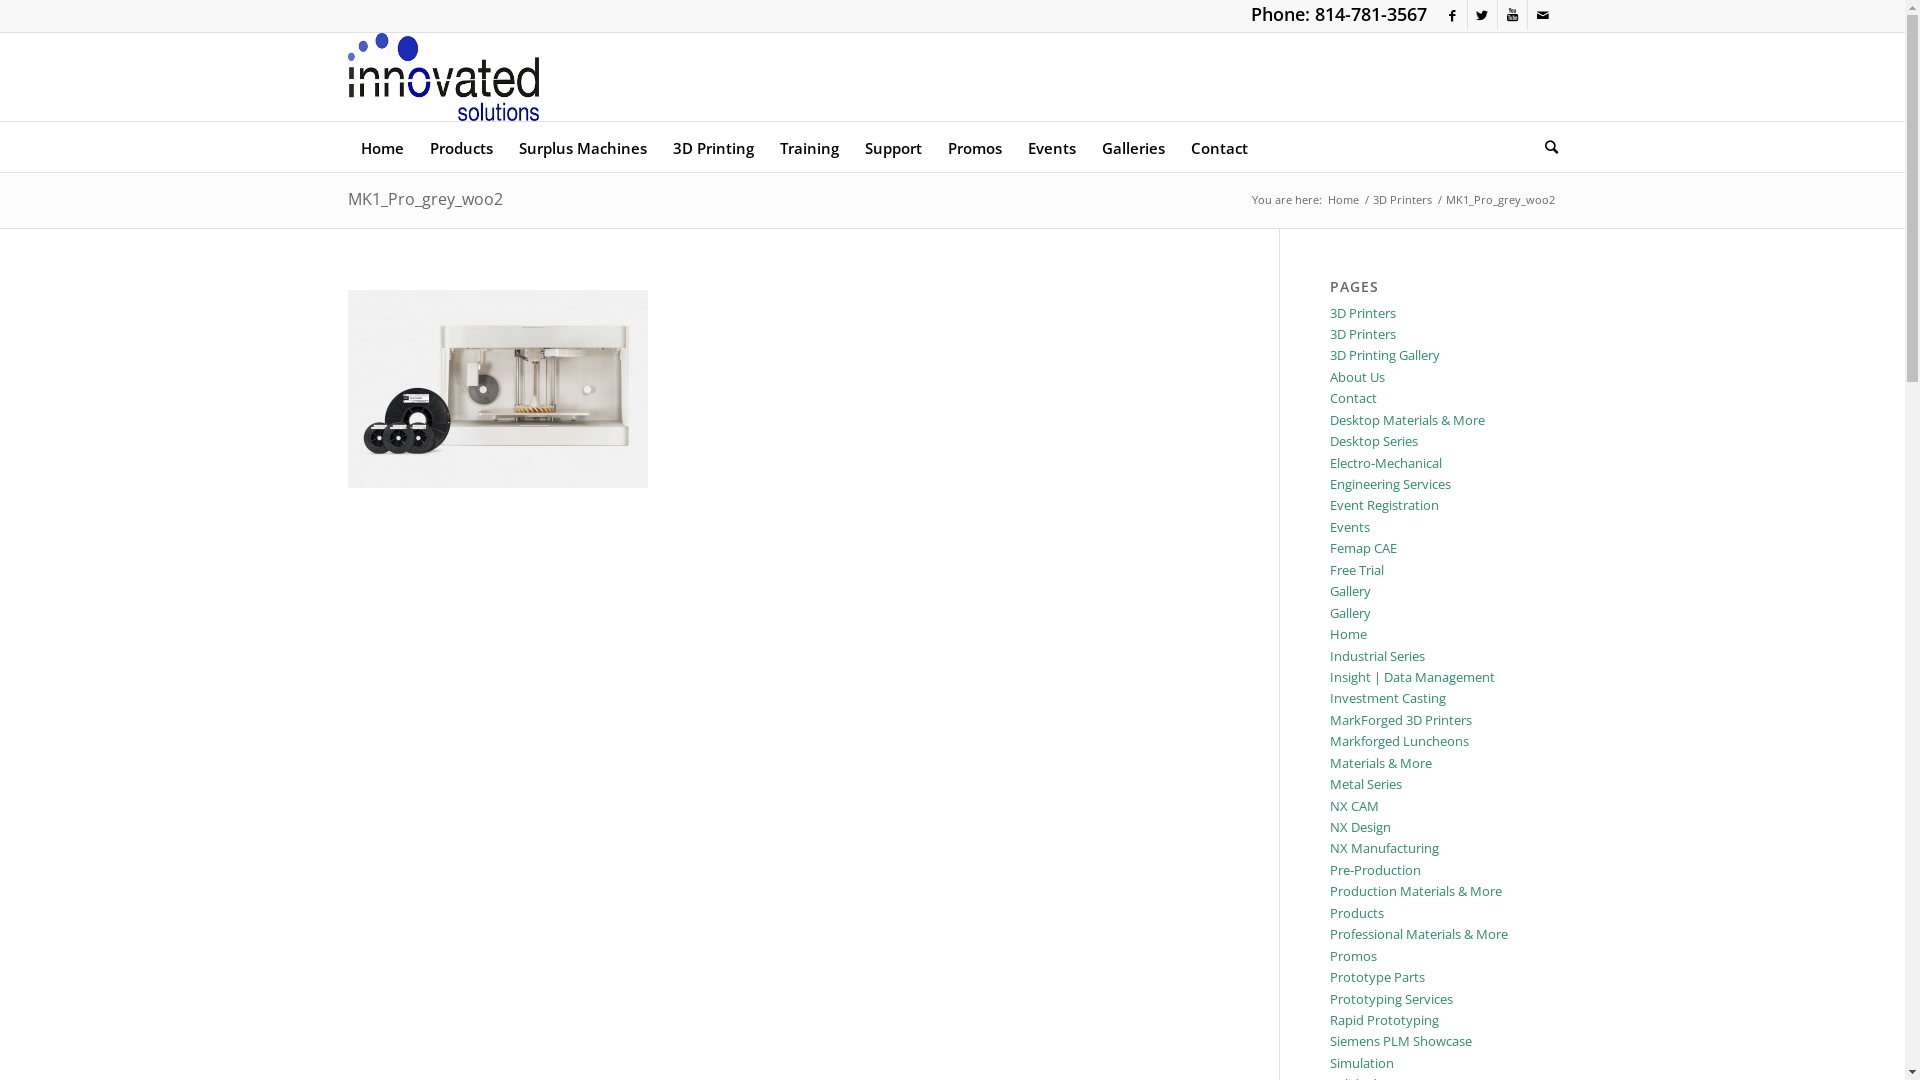  Describe the element at coordinates (1400, 1040) in the screenshot. I see `'Siemens PLM Showcase'` at that location.